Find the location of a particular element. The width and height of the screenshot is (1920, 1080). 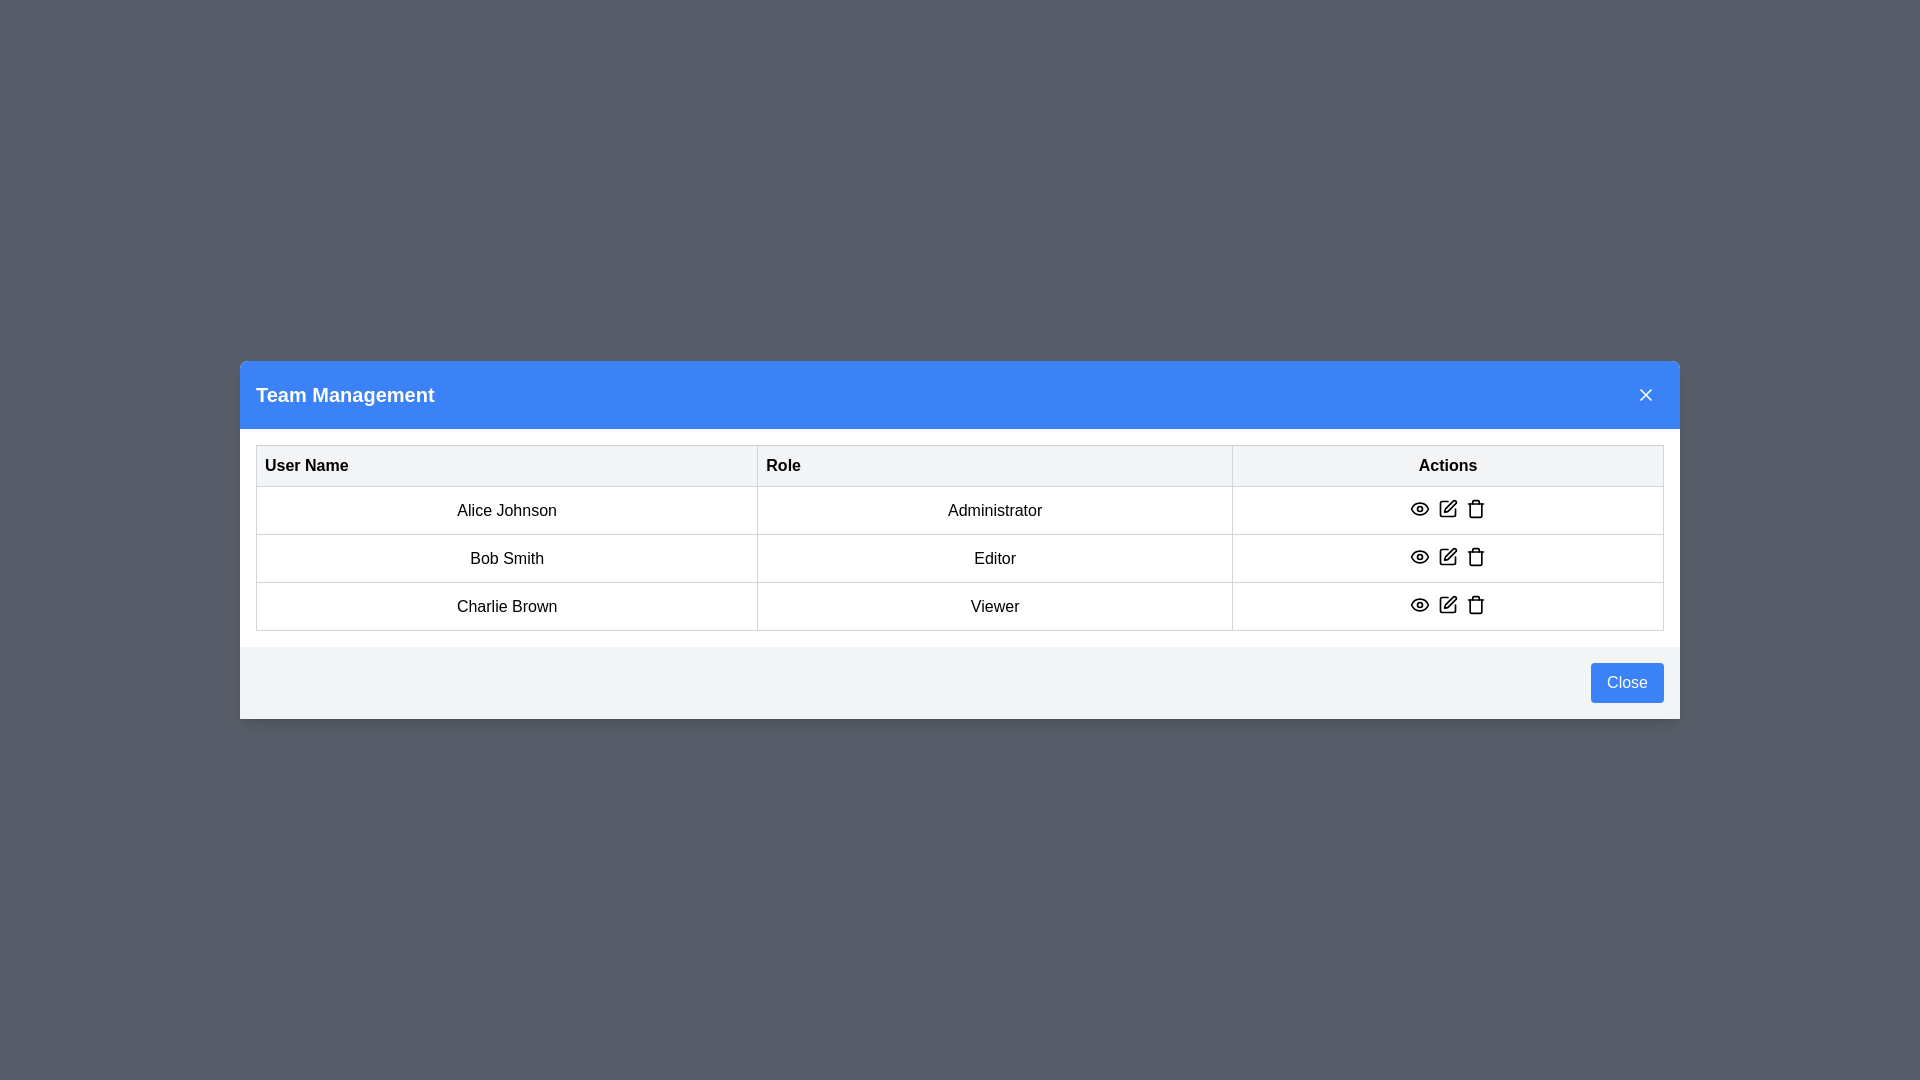

the trash can icon located in the last row of the 'Actions' column of the table is located at coordinates (1476, 604).